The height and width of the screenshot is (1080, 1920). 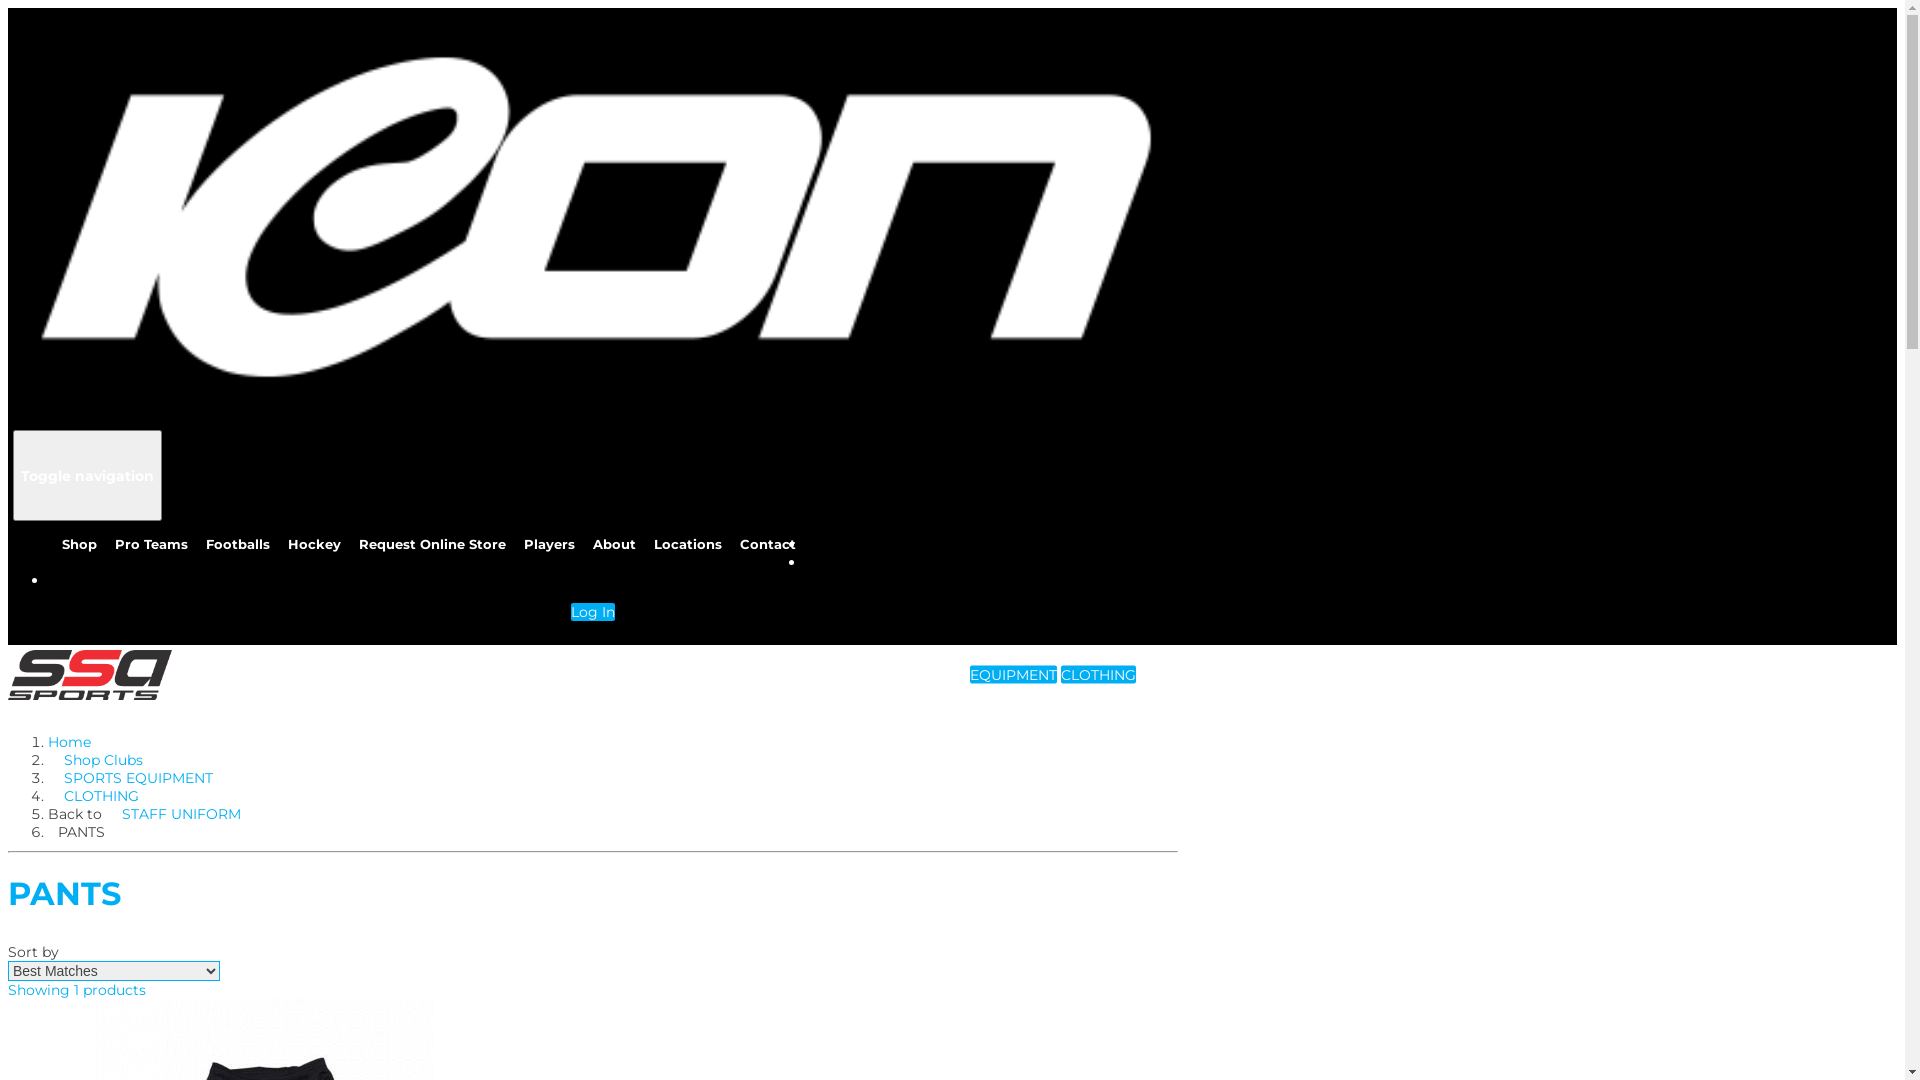 What do you see at coordinates (137, 777) in the screenshot?
I see `'SPORTS EQUIPMENT'` at bounding box center [137, 777].